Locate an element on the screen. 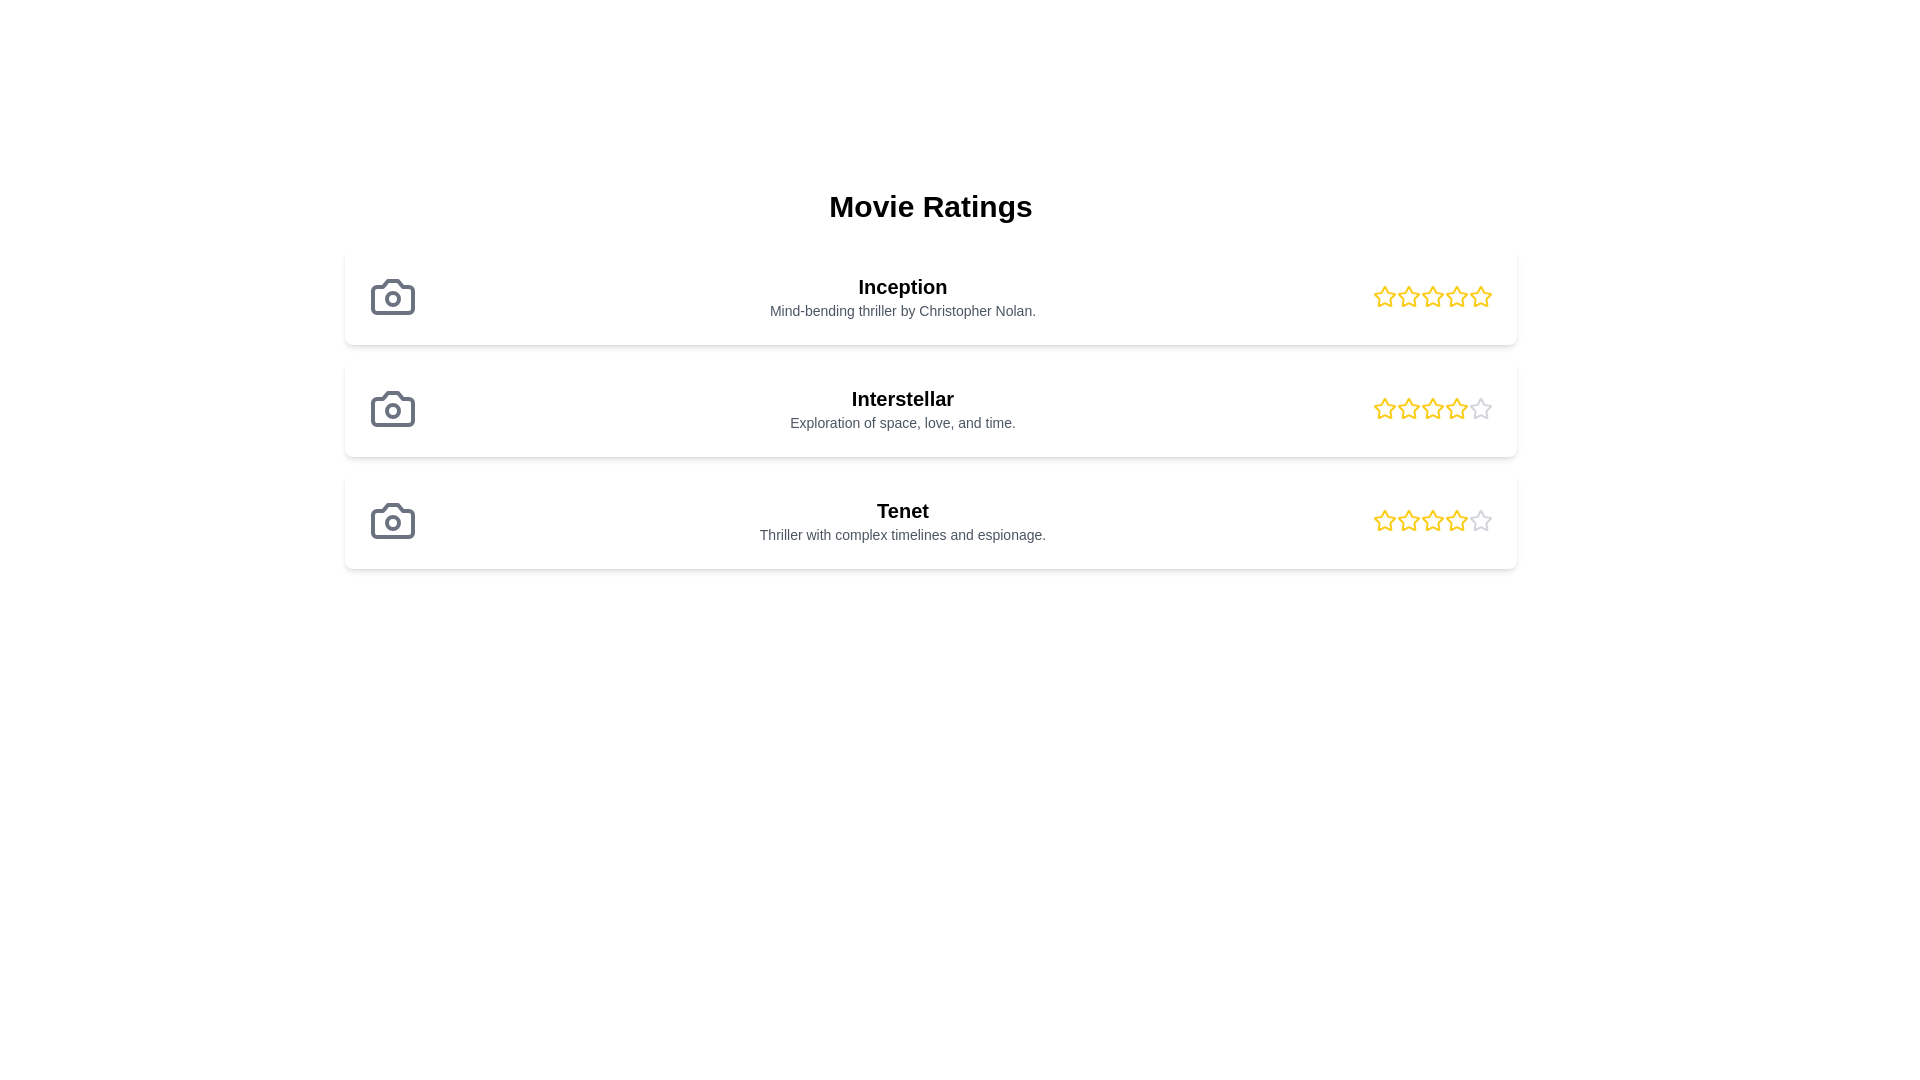 This screenshot has height=1080, width=1920. the second star from the left in the row of stars for the movie 'Inception' to assign a rating is located at coordinates (1406, 296).